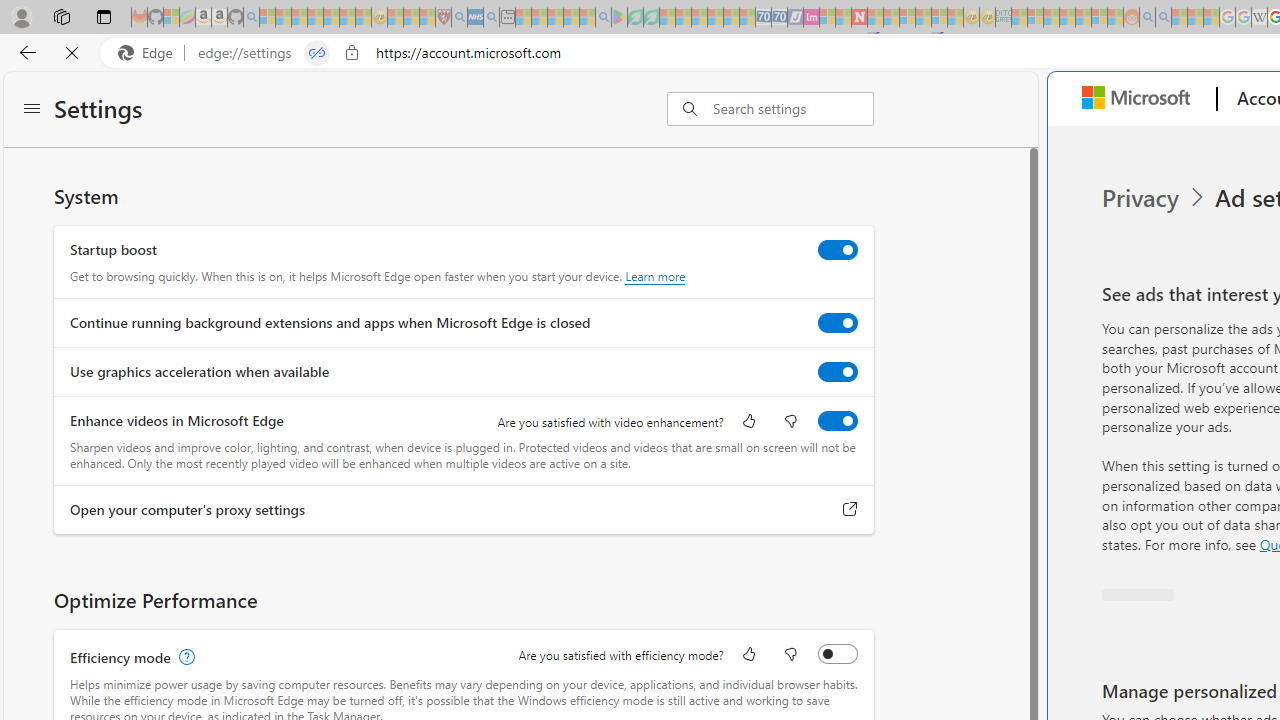 This screenshot has height=720, width=1280. I want to click on 'Like', so click(747, 655).